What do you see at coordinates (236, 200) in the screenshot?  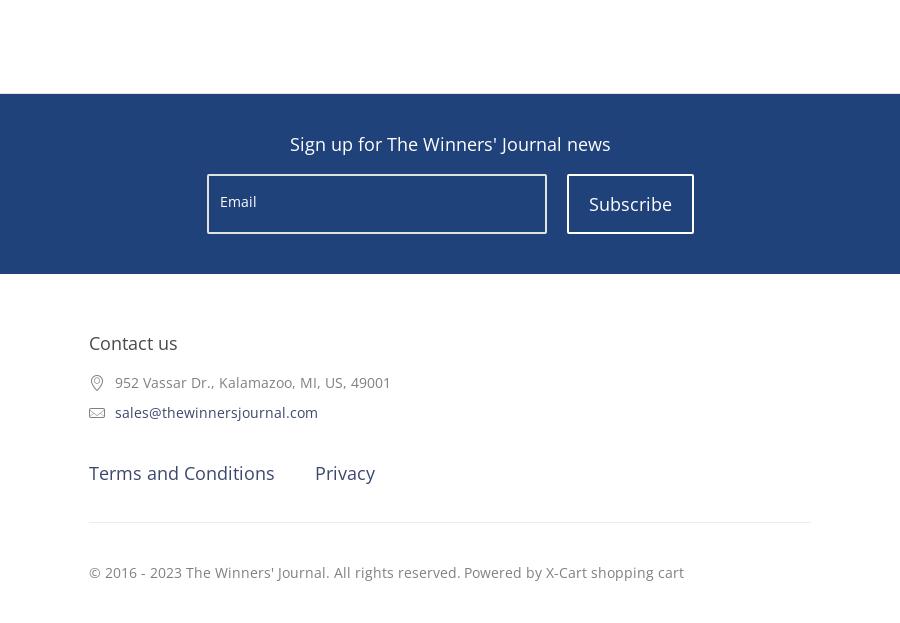 I see `'Email'` at bounding box center [236, 200].